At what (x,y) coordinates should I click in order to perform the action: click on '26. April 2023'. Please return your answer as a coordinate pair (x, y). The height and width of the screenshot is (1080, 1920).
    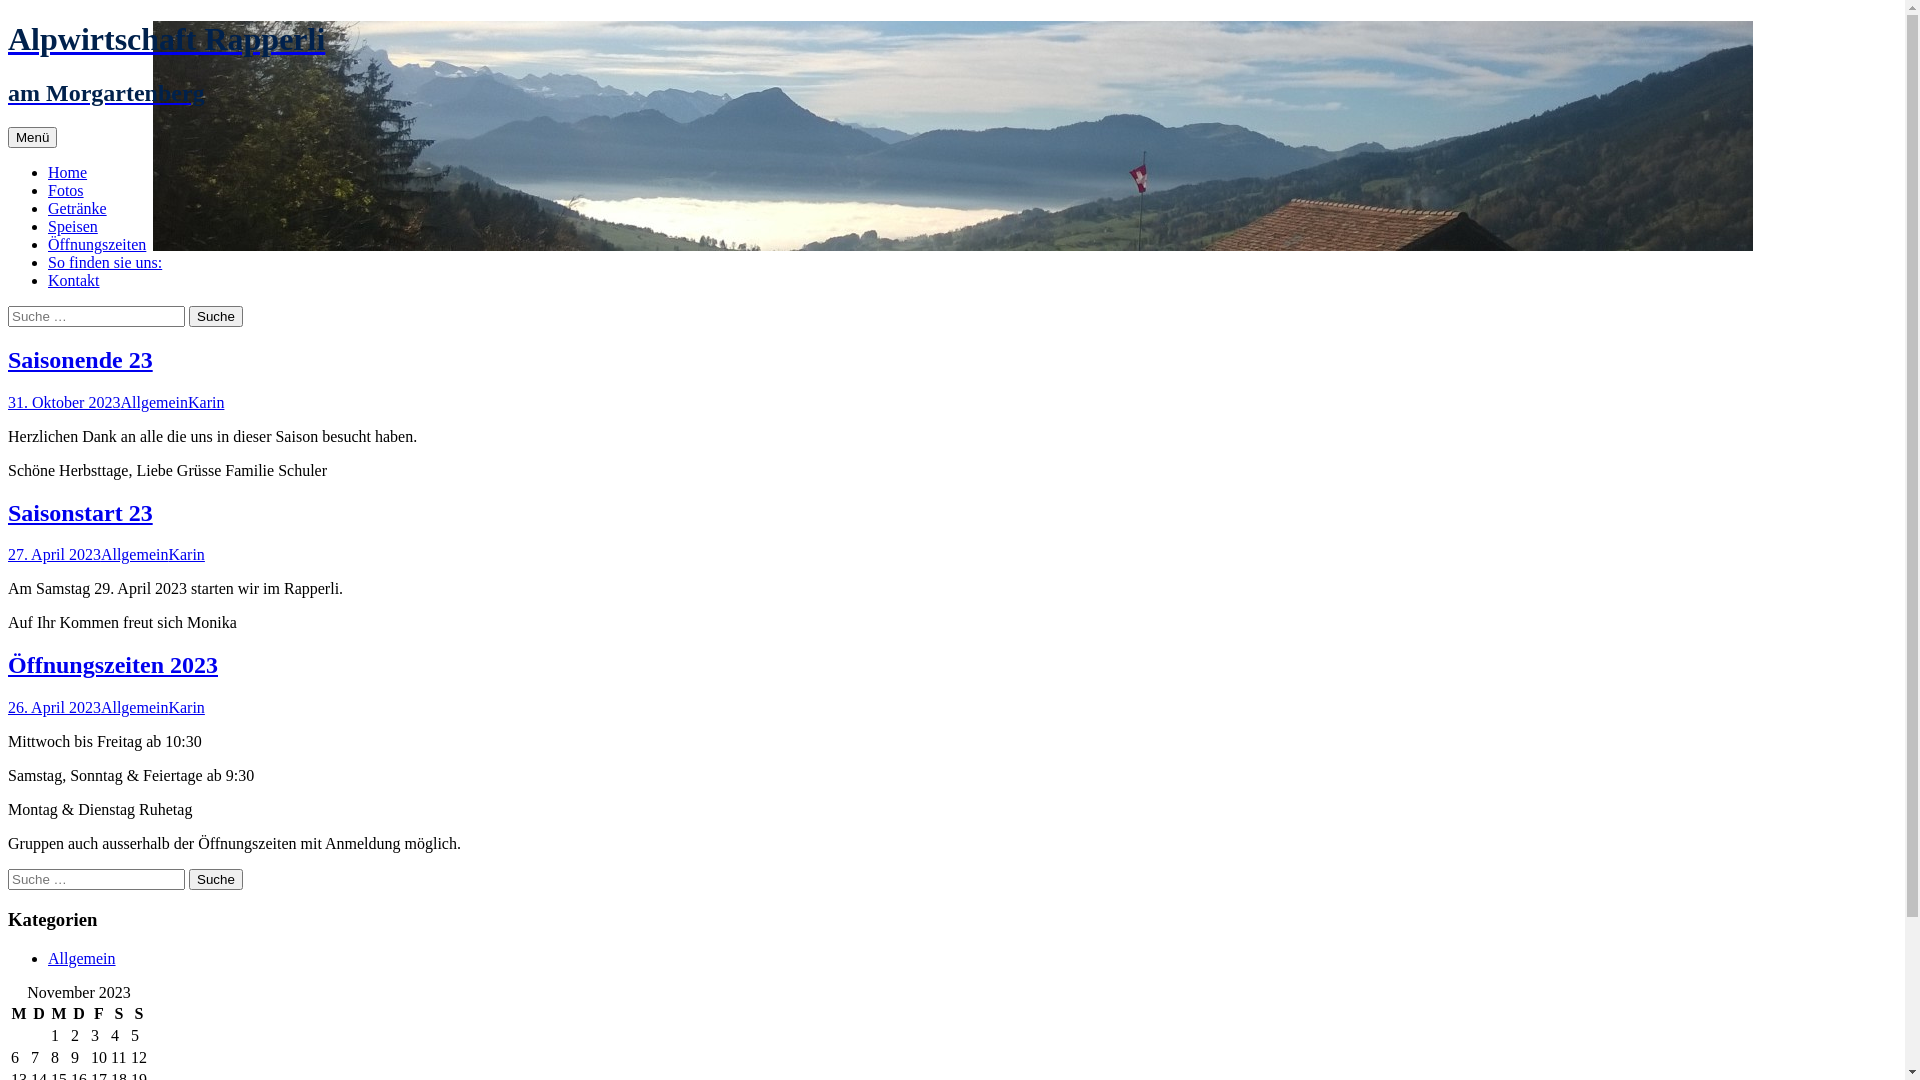
    Looking at the image, I should click on (8, 706).